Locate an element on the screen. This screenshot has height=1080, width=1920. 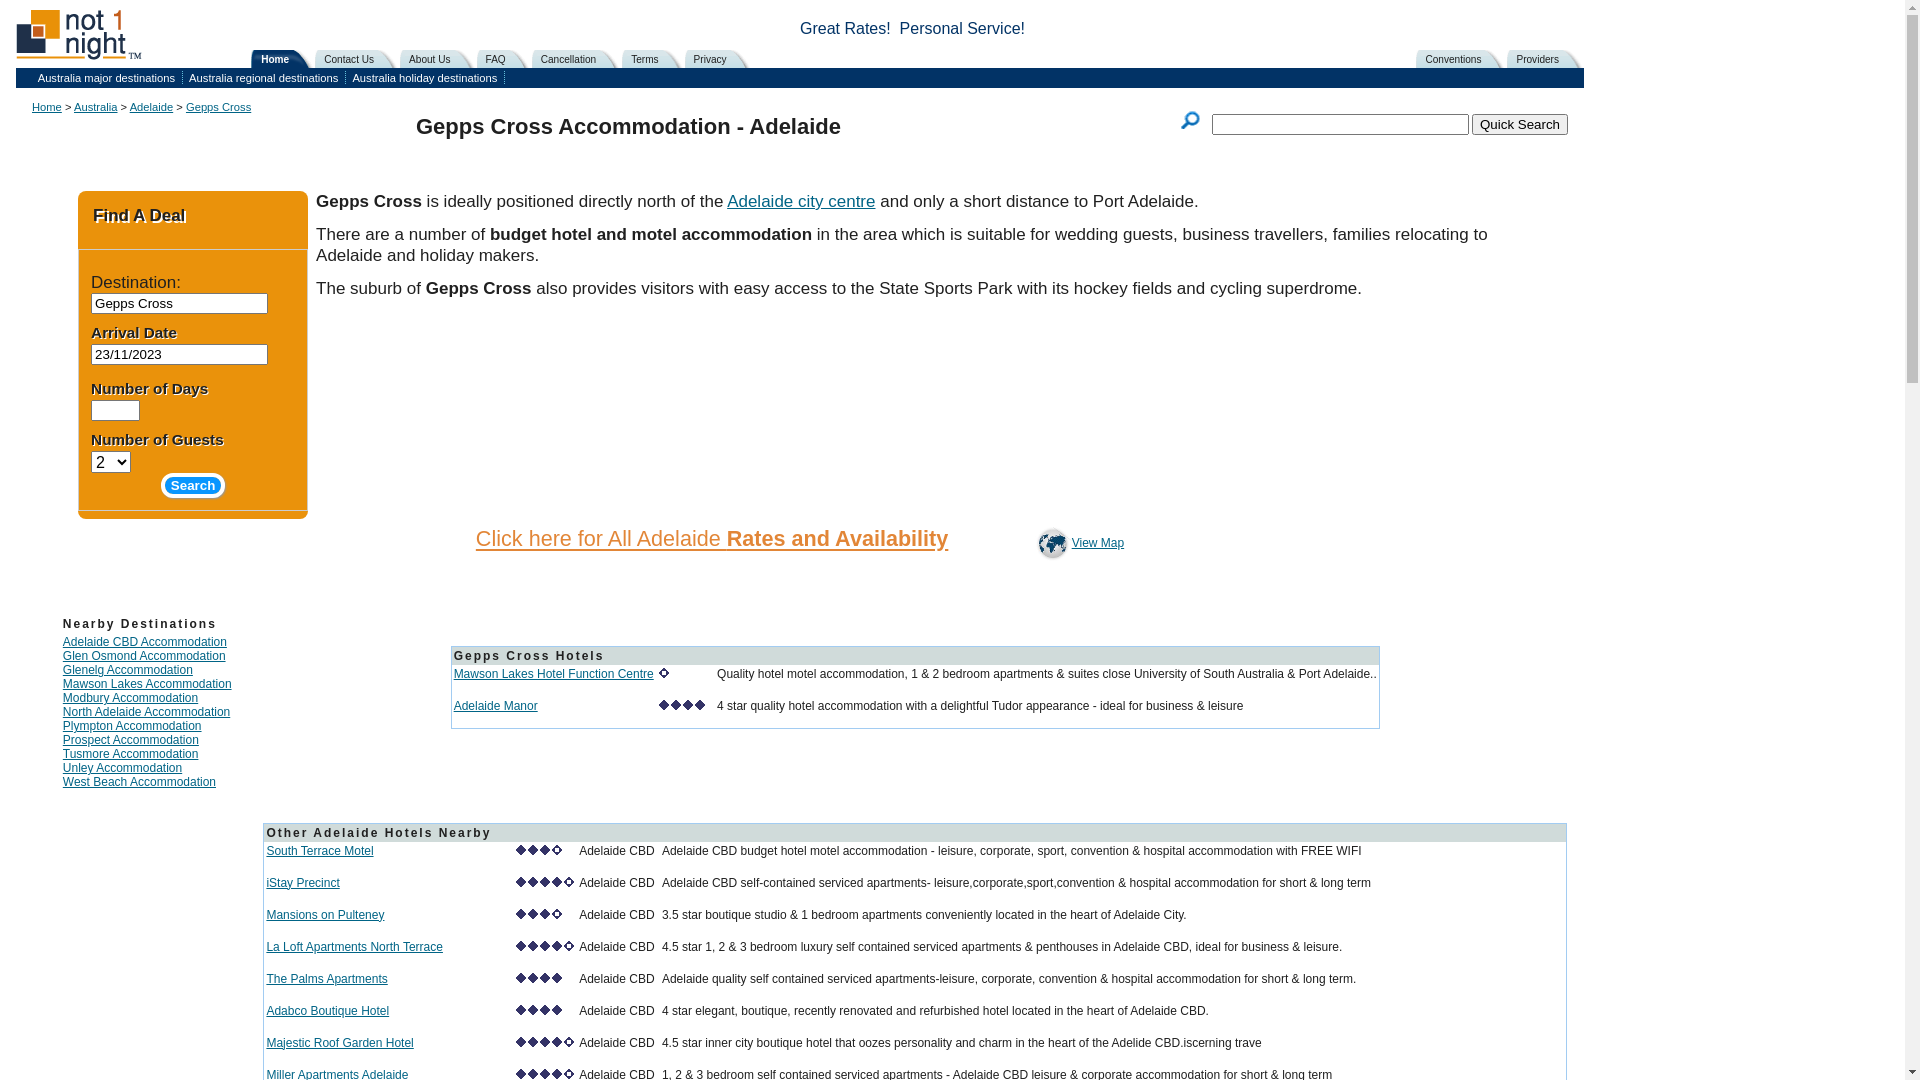
'Gepps Cross' is located at coordinates (218, 107).